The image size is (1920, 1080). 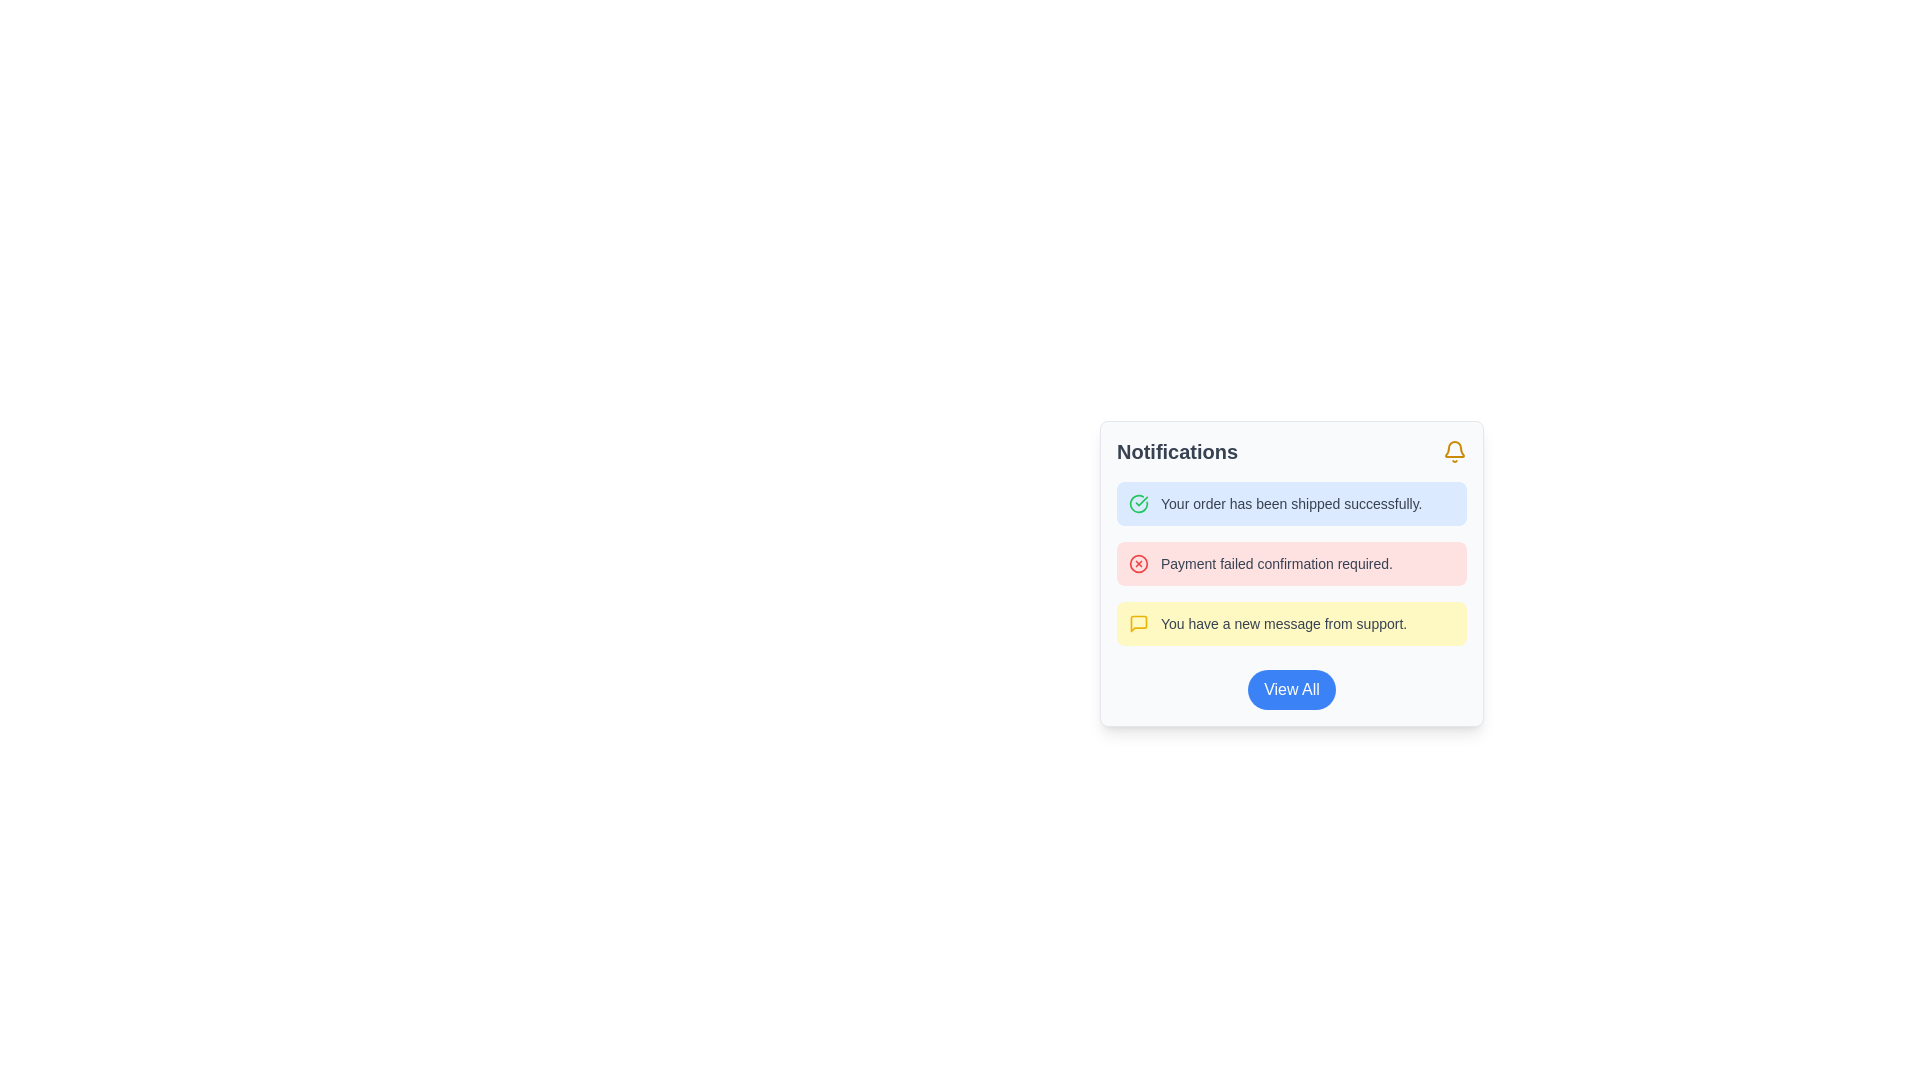 What do you see at coordinates (1275, 563) in the screenshot?
I see `message from the second item in the notification widget that says 'Payment failed confirmation required.'` at bounding box center [1275, 563].